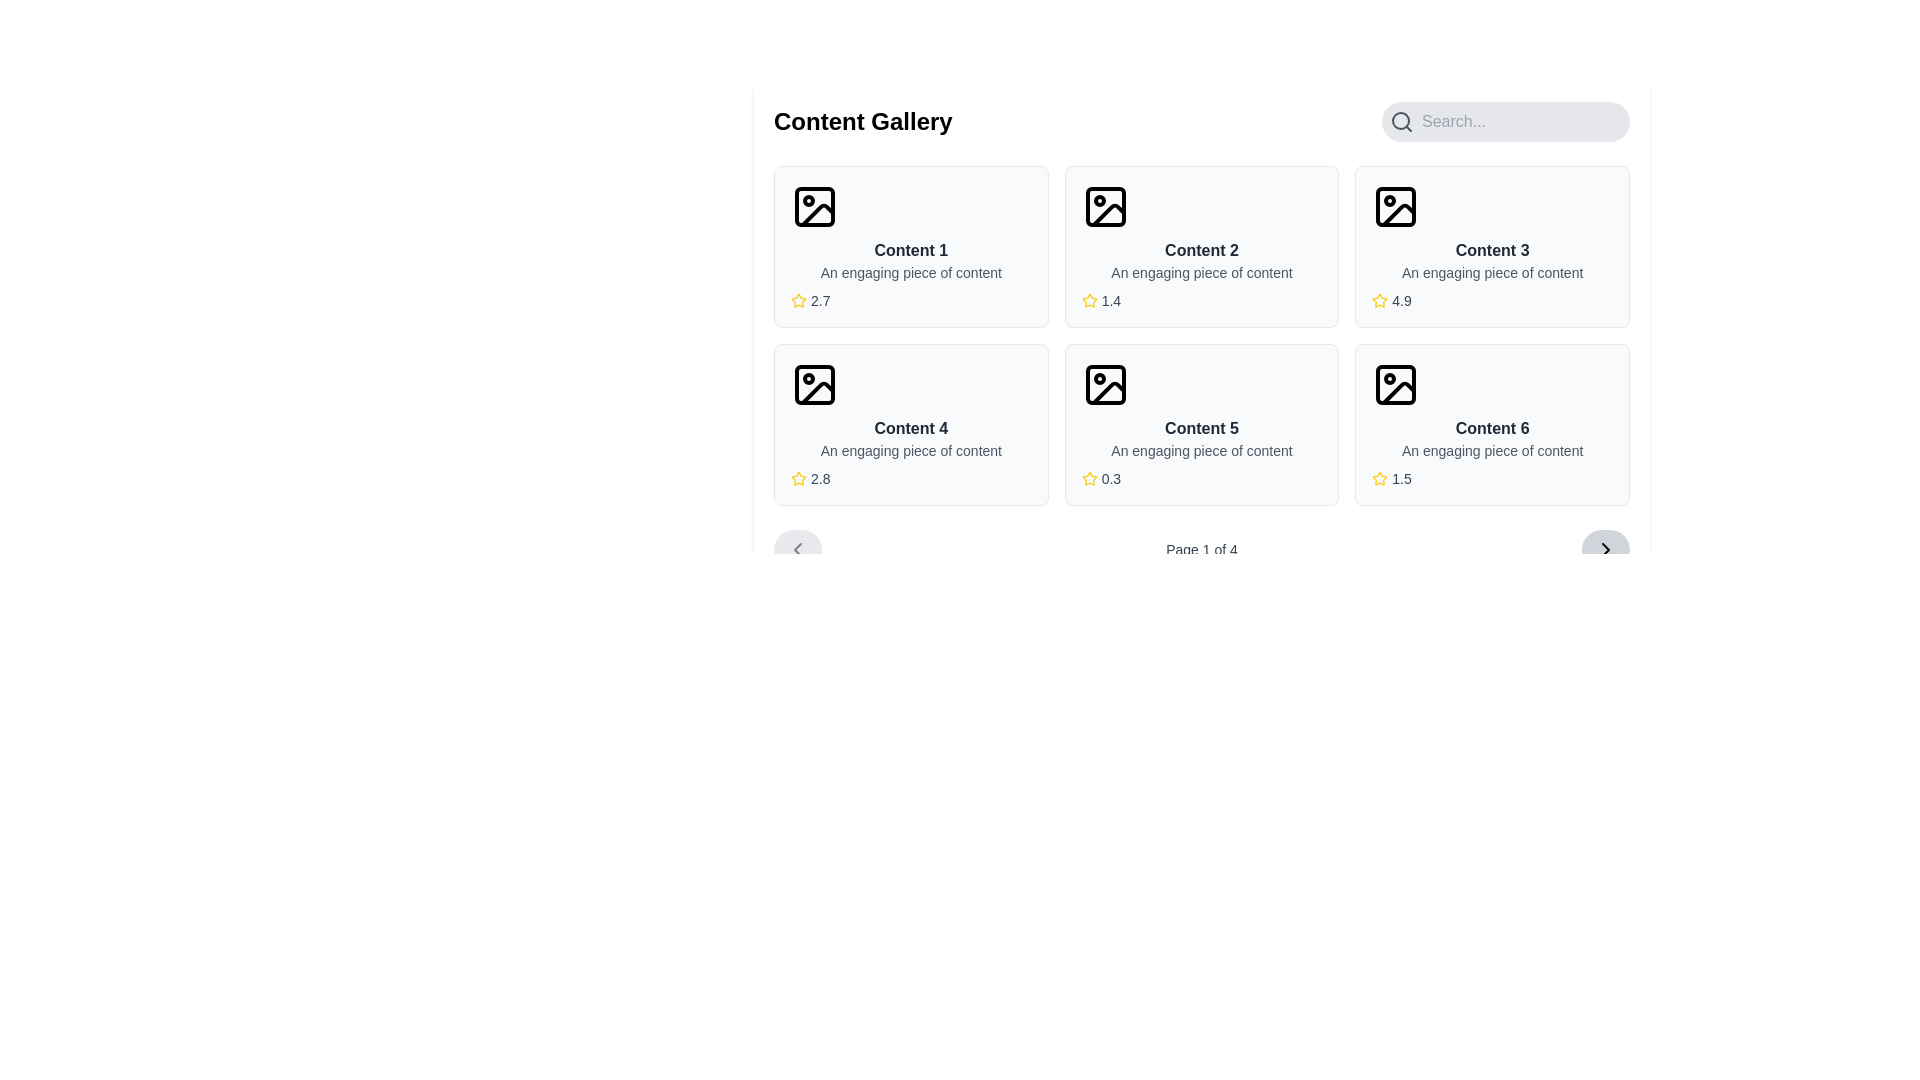 The height and width of the screenshot is (1080, 1920). What do you see at coordinates (1492, 451) in the screenshot?
I see `the small light gray text label displaying the phrase 'An engaging piece of content' located below the title 'Content 6' in the sixth content card` at bounding box center [1492, 451].